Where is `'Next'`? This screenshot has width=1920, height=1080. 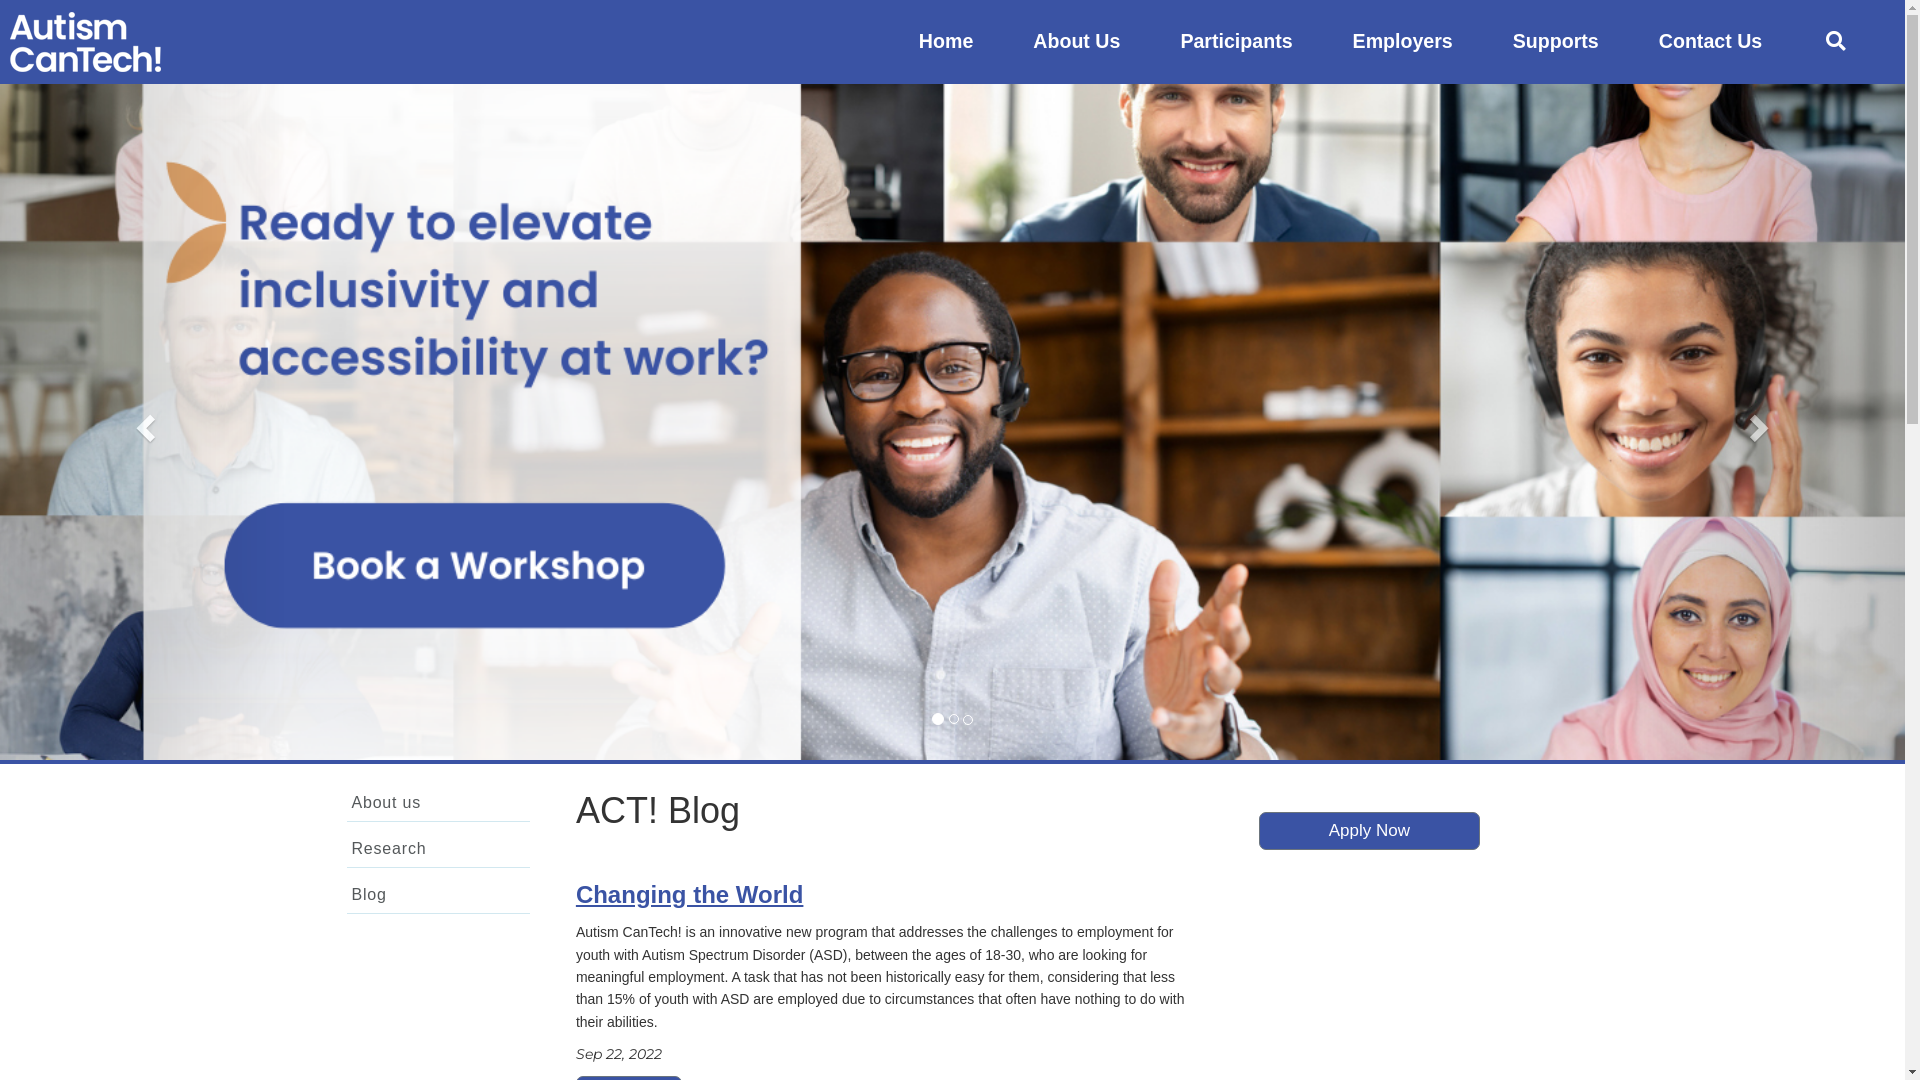
'Next' is located at coordinates (1761, 420).